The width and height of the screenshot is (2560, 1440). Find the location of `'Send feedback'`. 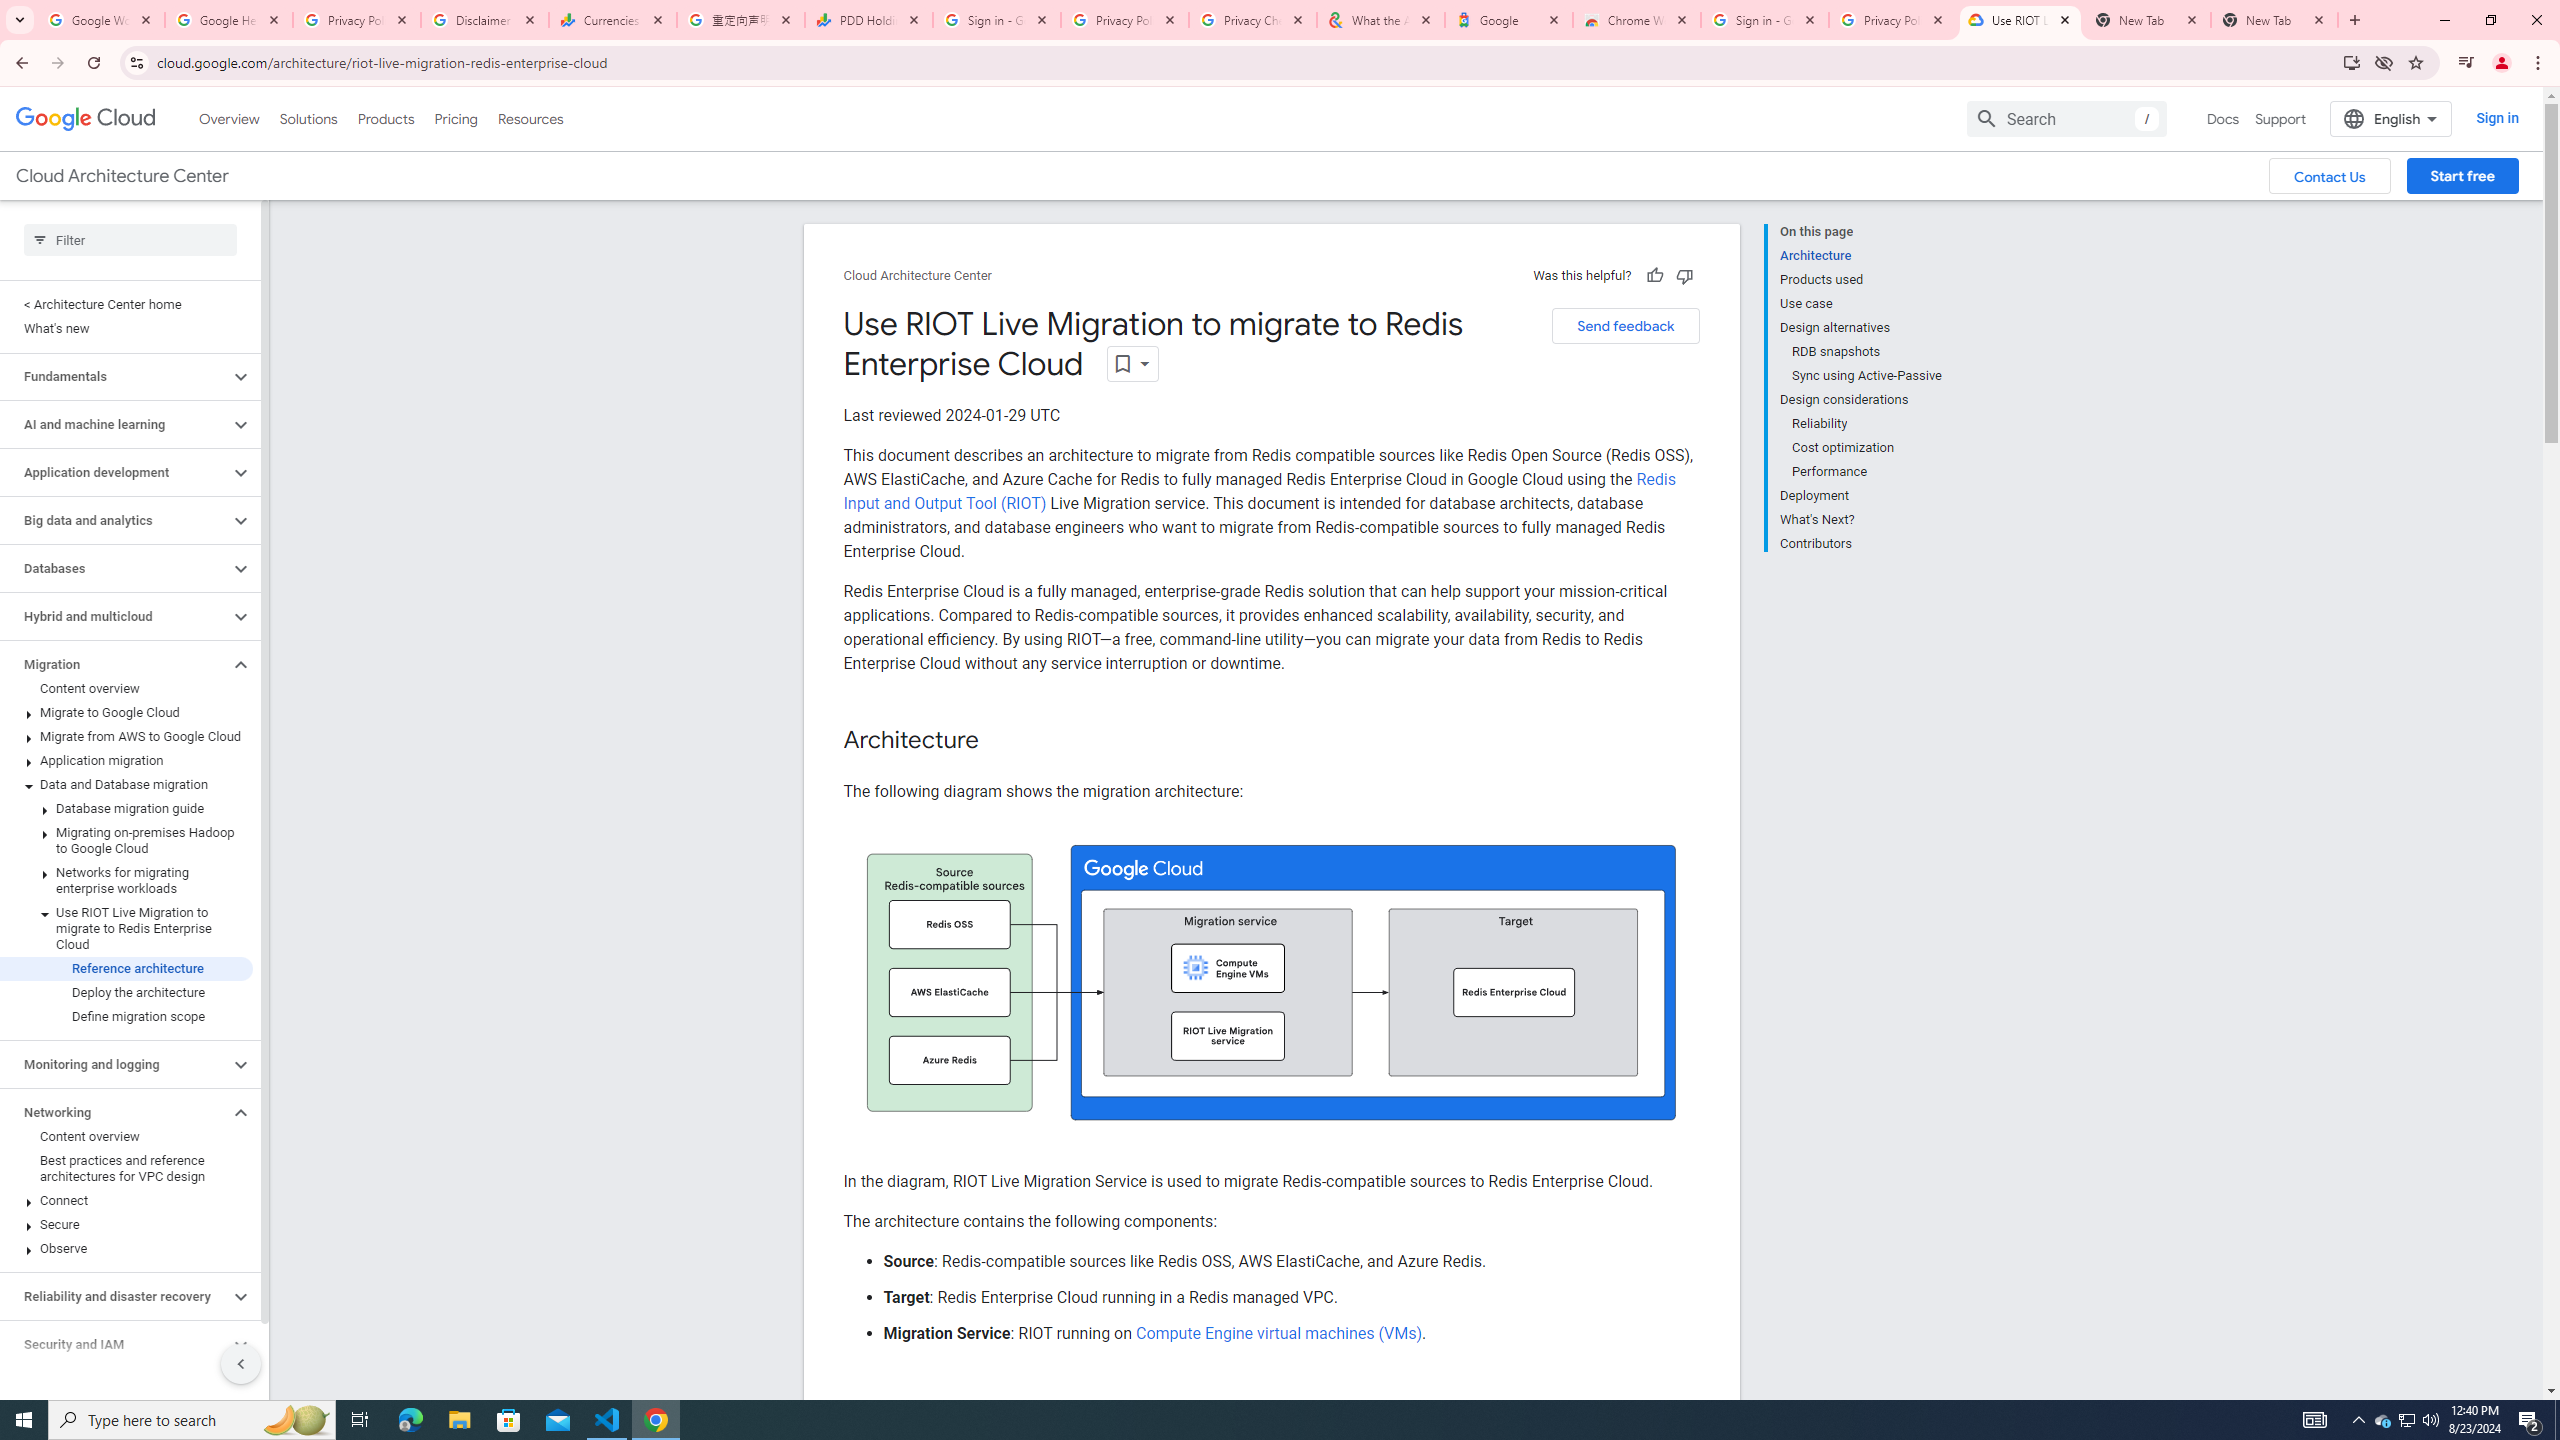

'Send feedback' is located at coordinates (1625, 325).